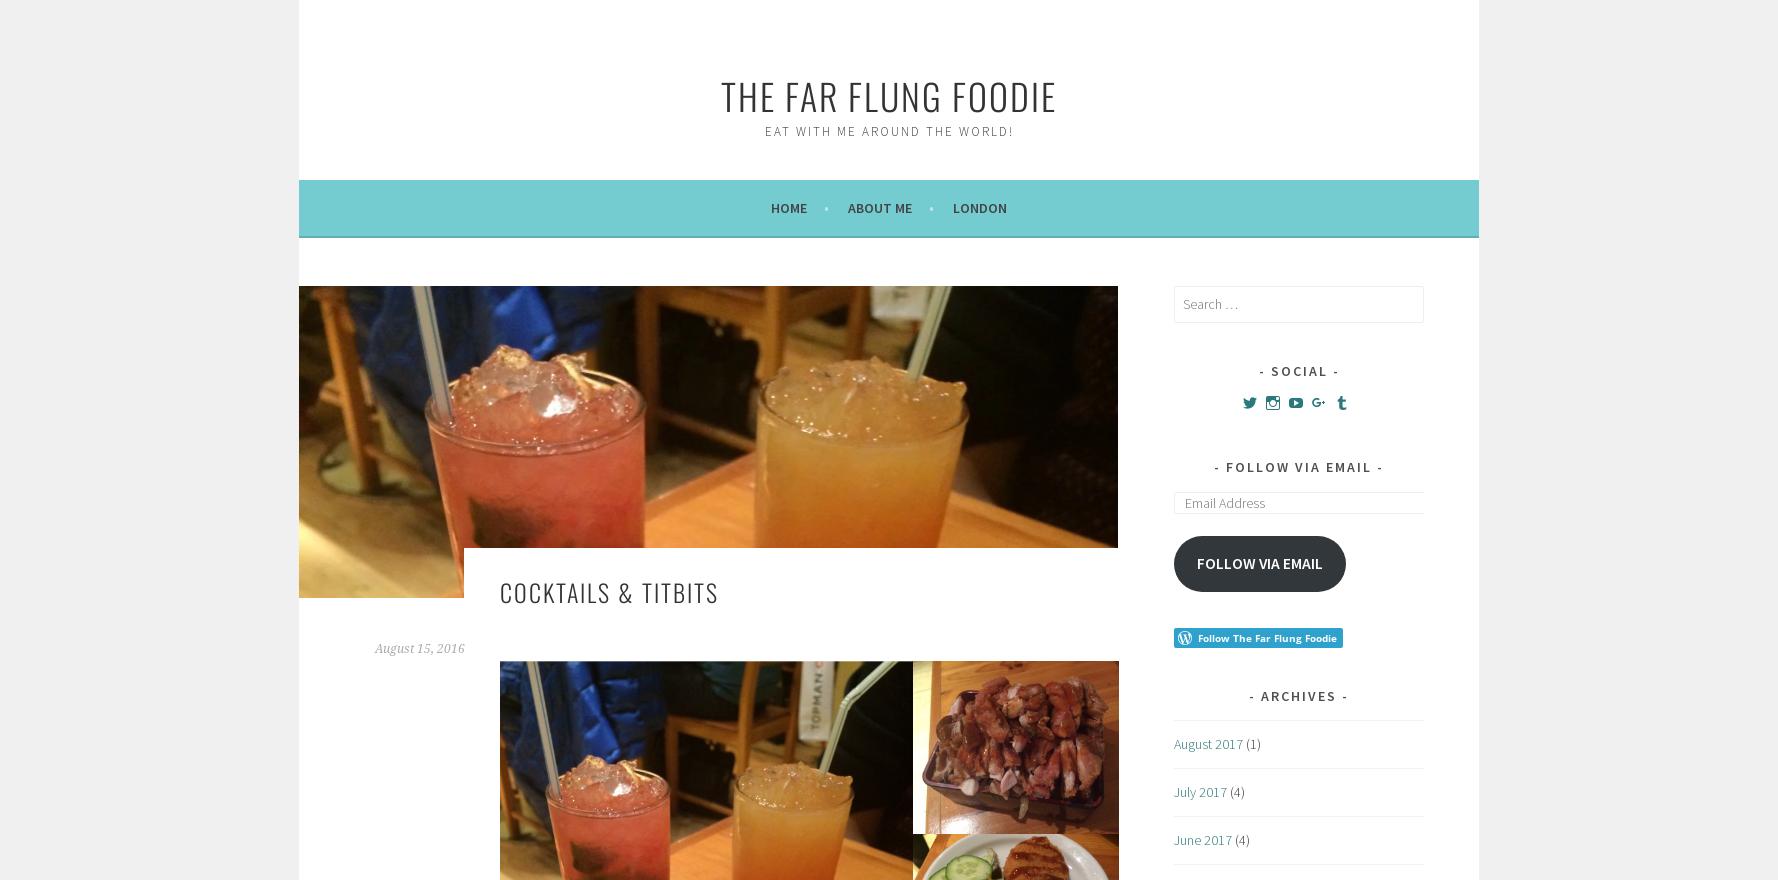 This screenshot has height=880, width=1778. What do you see at coordinates (1251, 743) in the screenshot?
I see `'(1)'` at bounding box center [1251, 743].